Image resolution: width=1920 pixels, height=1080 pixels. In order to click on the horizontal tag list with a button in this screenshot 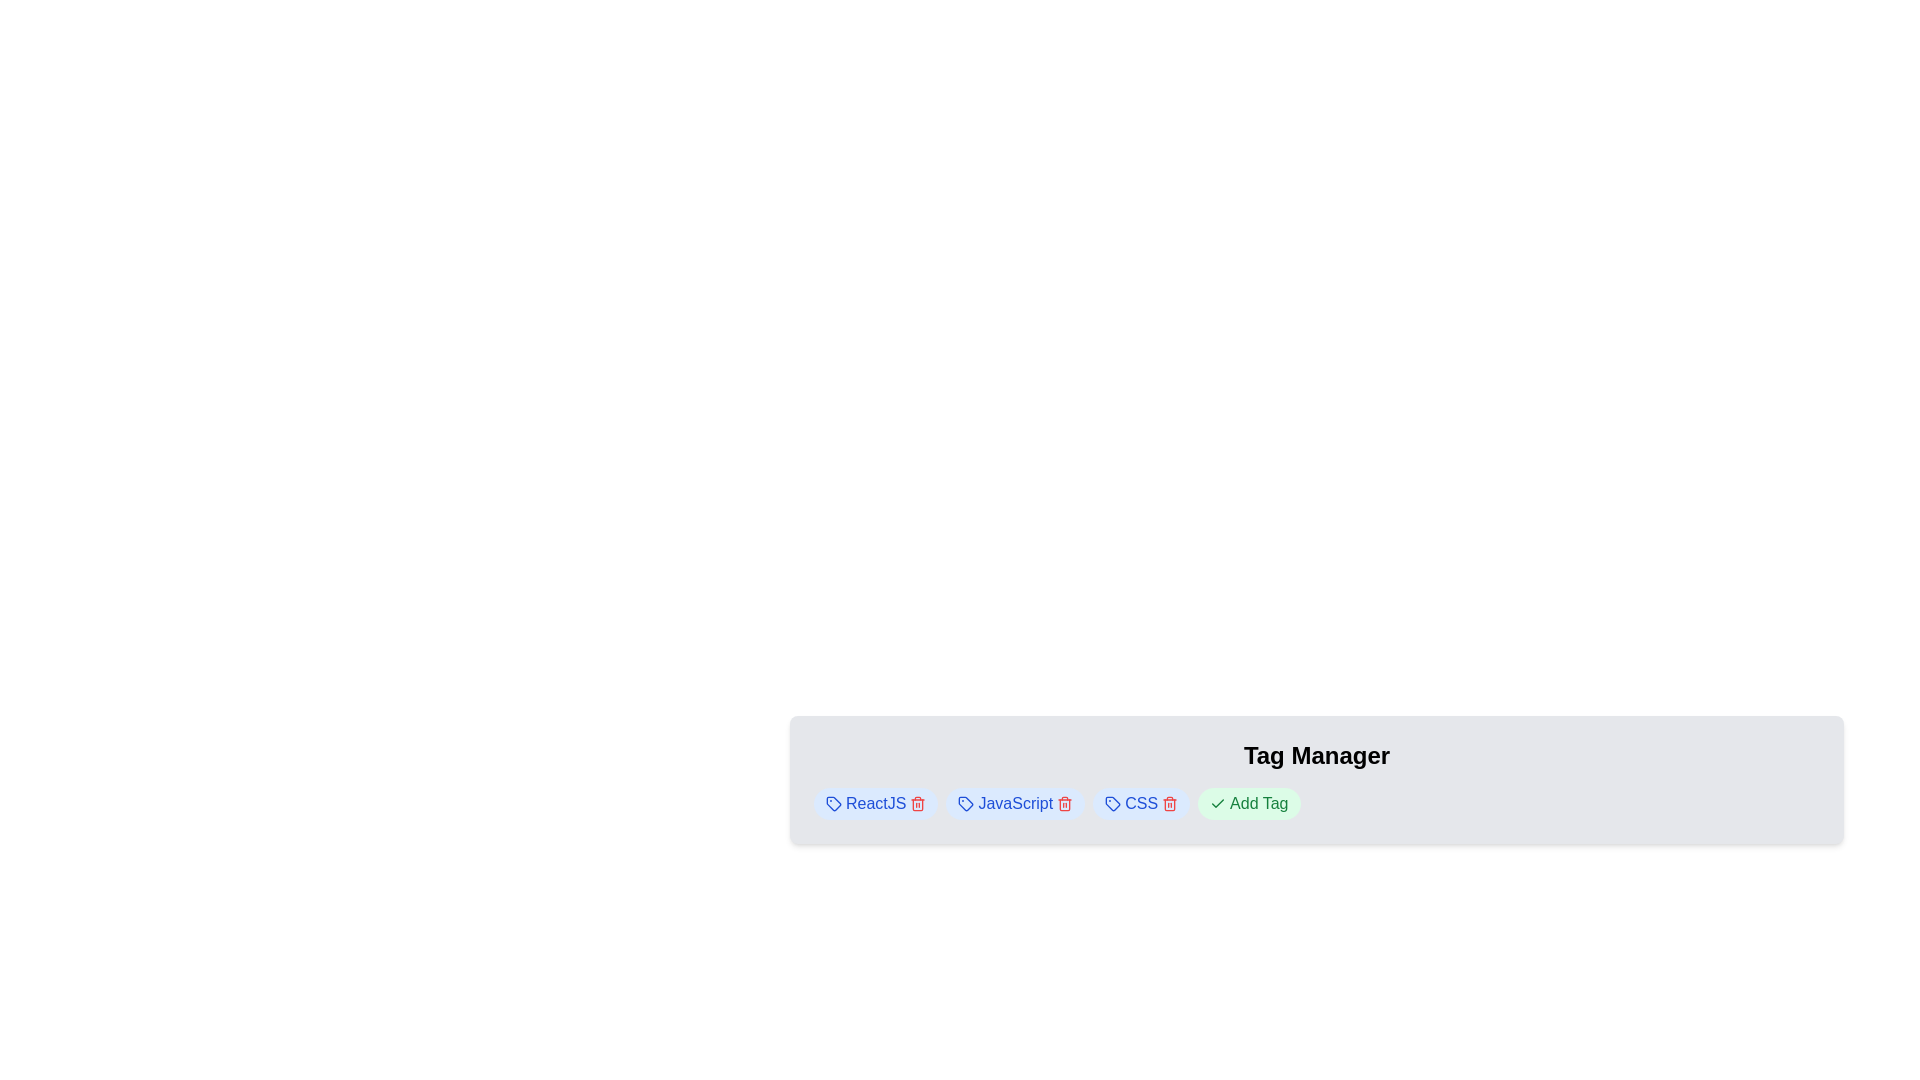, I will do `click(1316, 802)`.